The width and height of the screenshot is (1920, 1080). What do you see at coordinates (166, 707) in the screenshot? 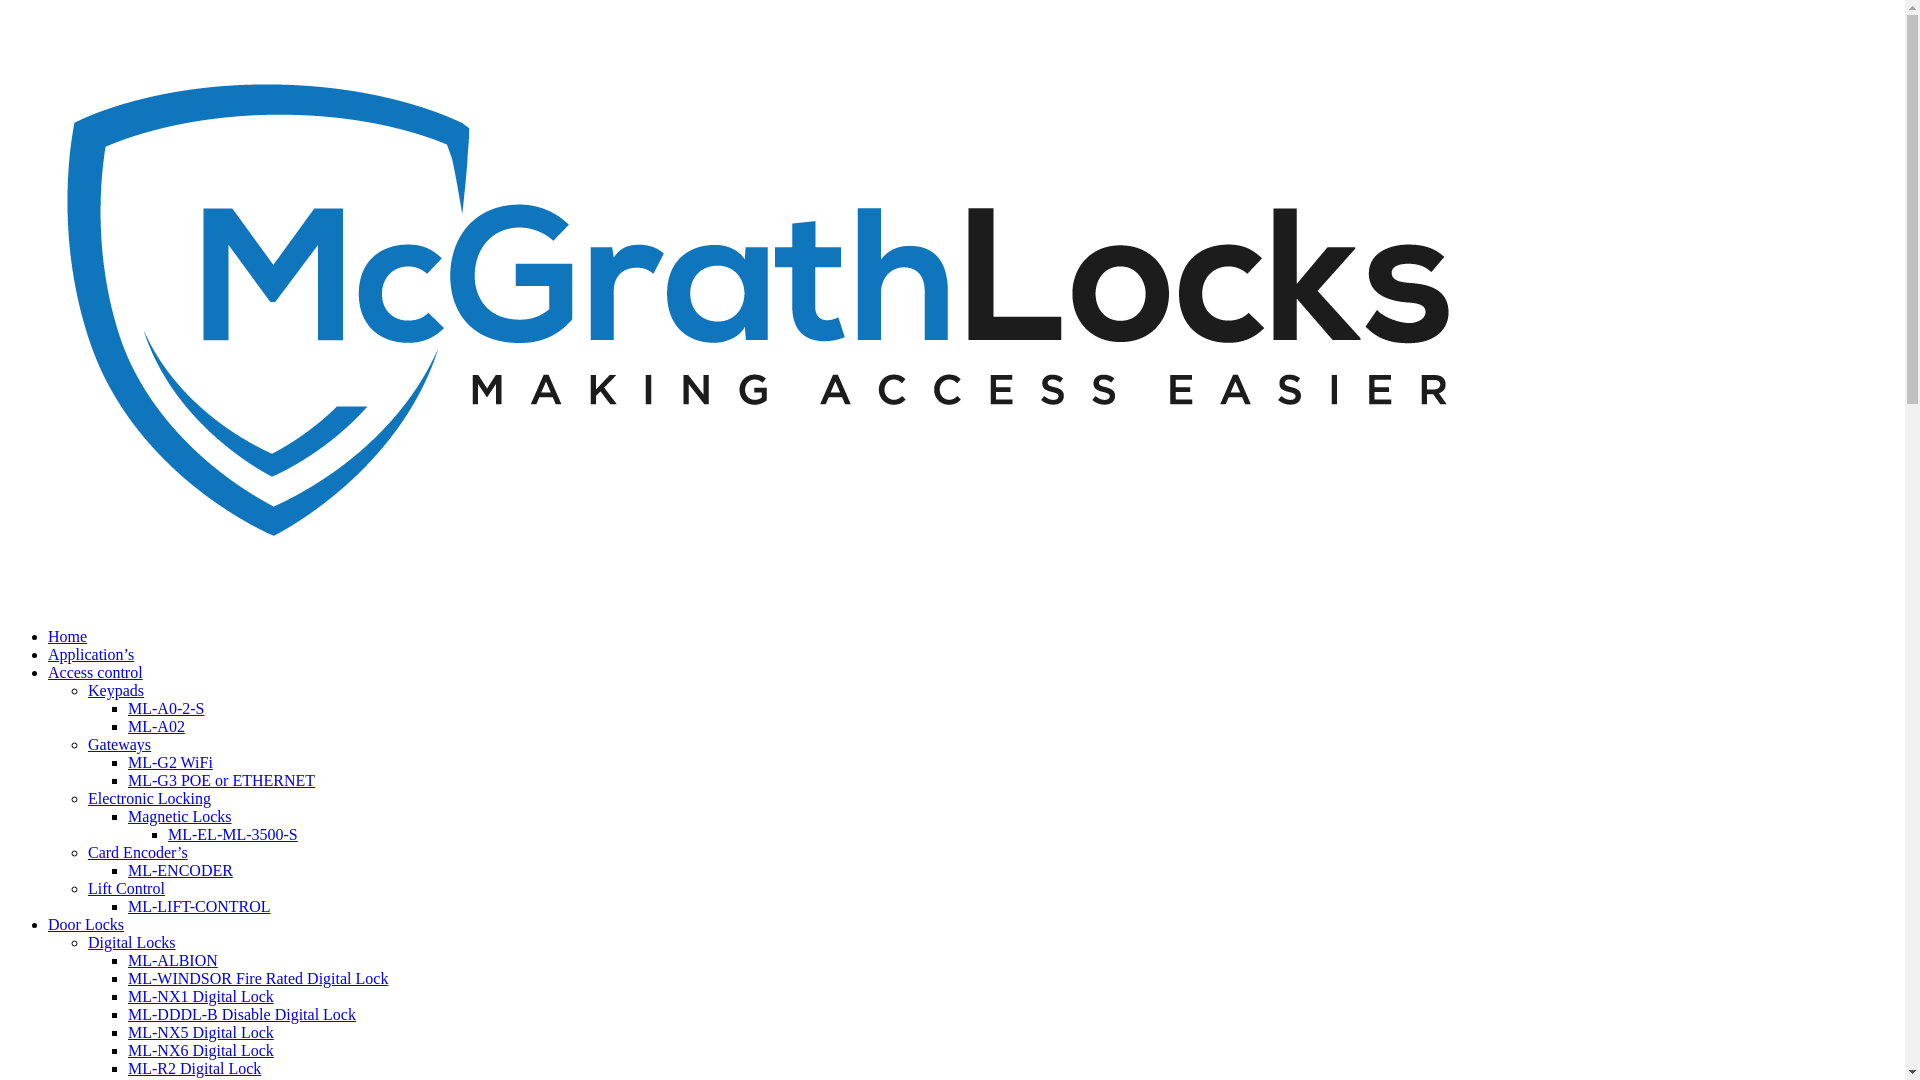
I see `'ML-A0-2-S'` at bounding box center [166, 707].